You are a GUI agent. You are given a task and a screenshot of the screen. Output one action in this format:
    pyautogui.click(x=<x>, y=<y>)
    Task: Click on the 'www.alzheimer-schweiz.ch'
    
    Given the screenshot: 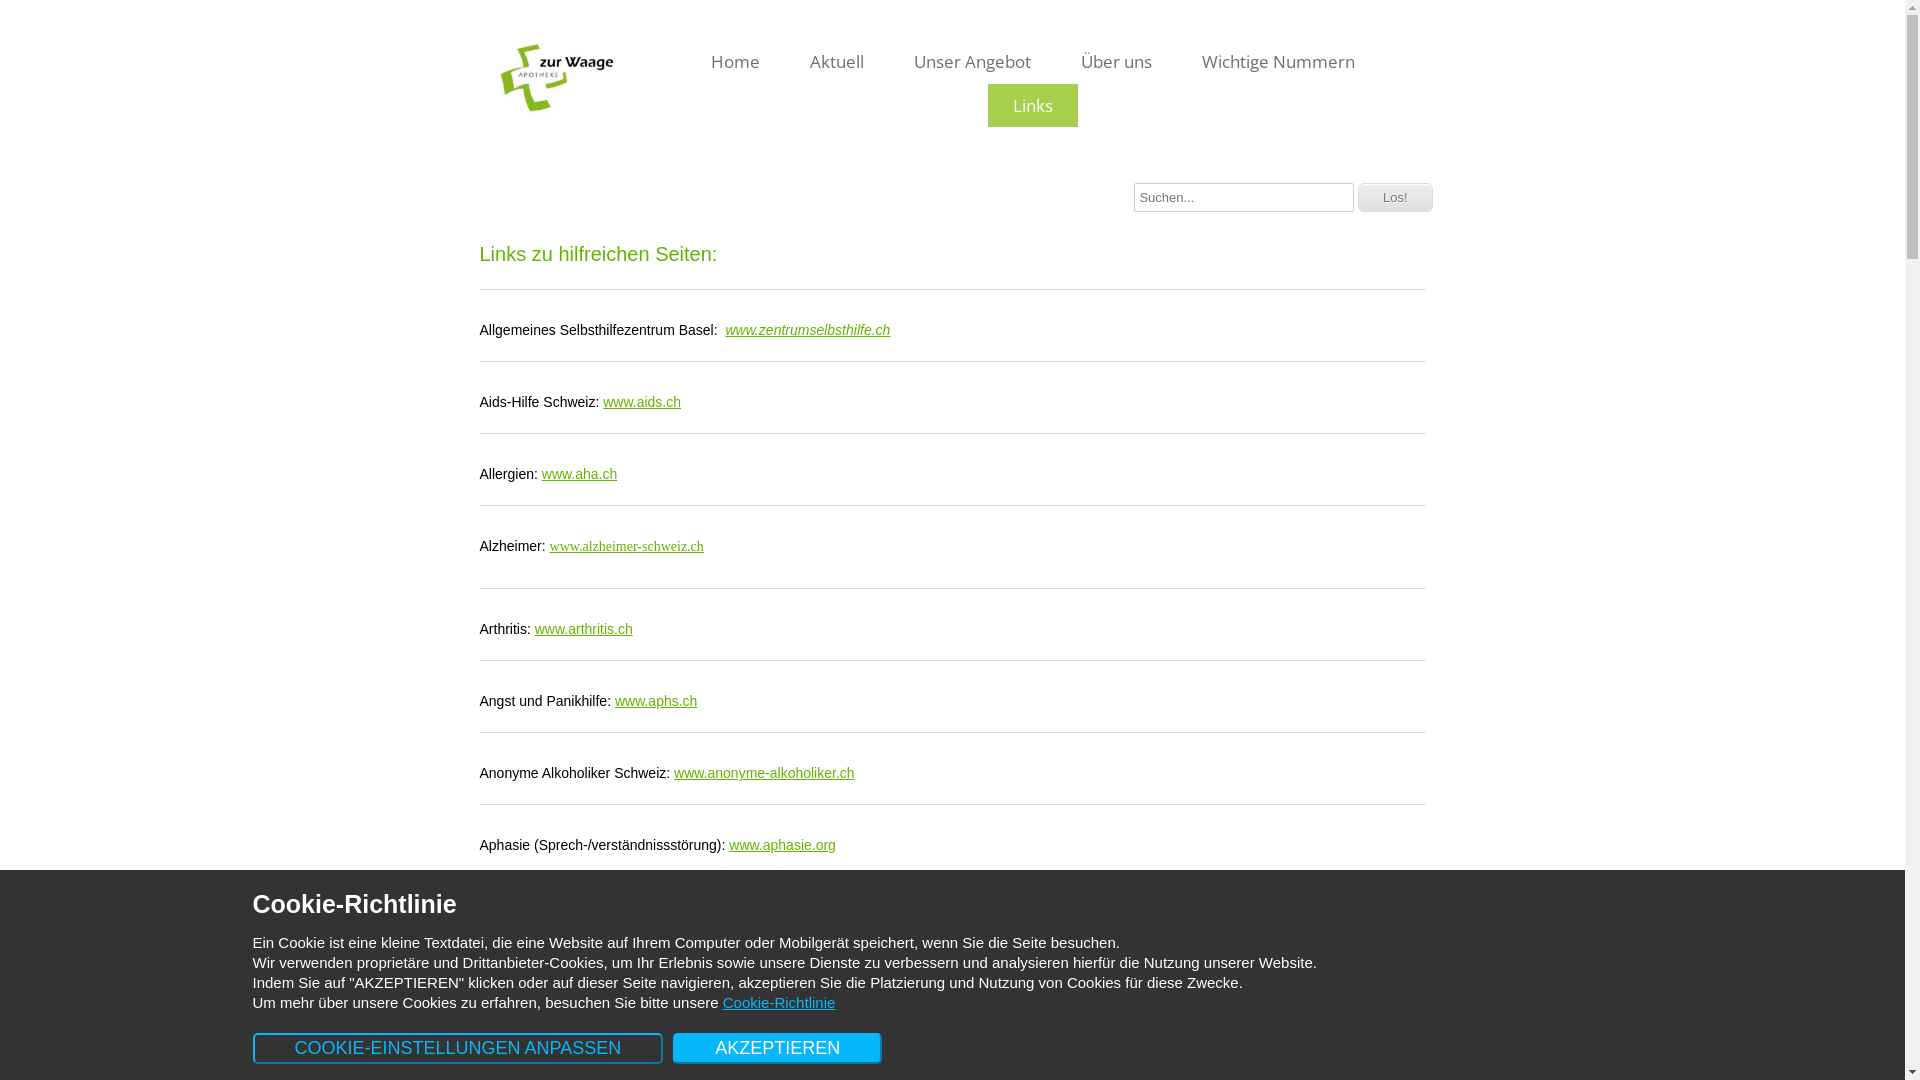 What is the action you would take?
    pyautogui.click(x=550, y=546)
    